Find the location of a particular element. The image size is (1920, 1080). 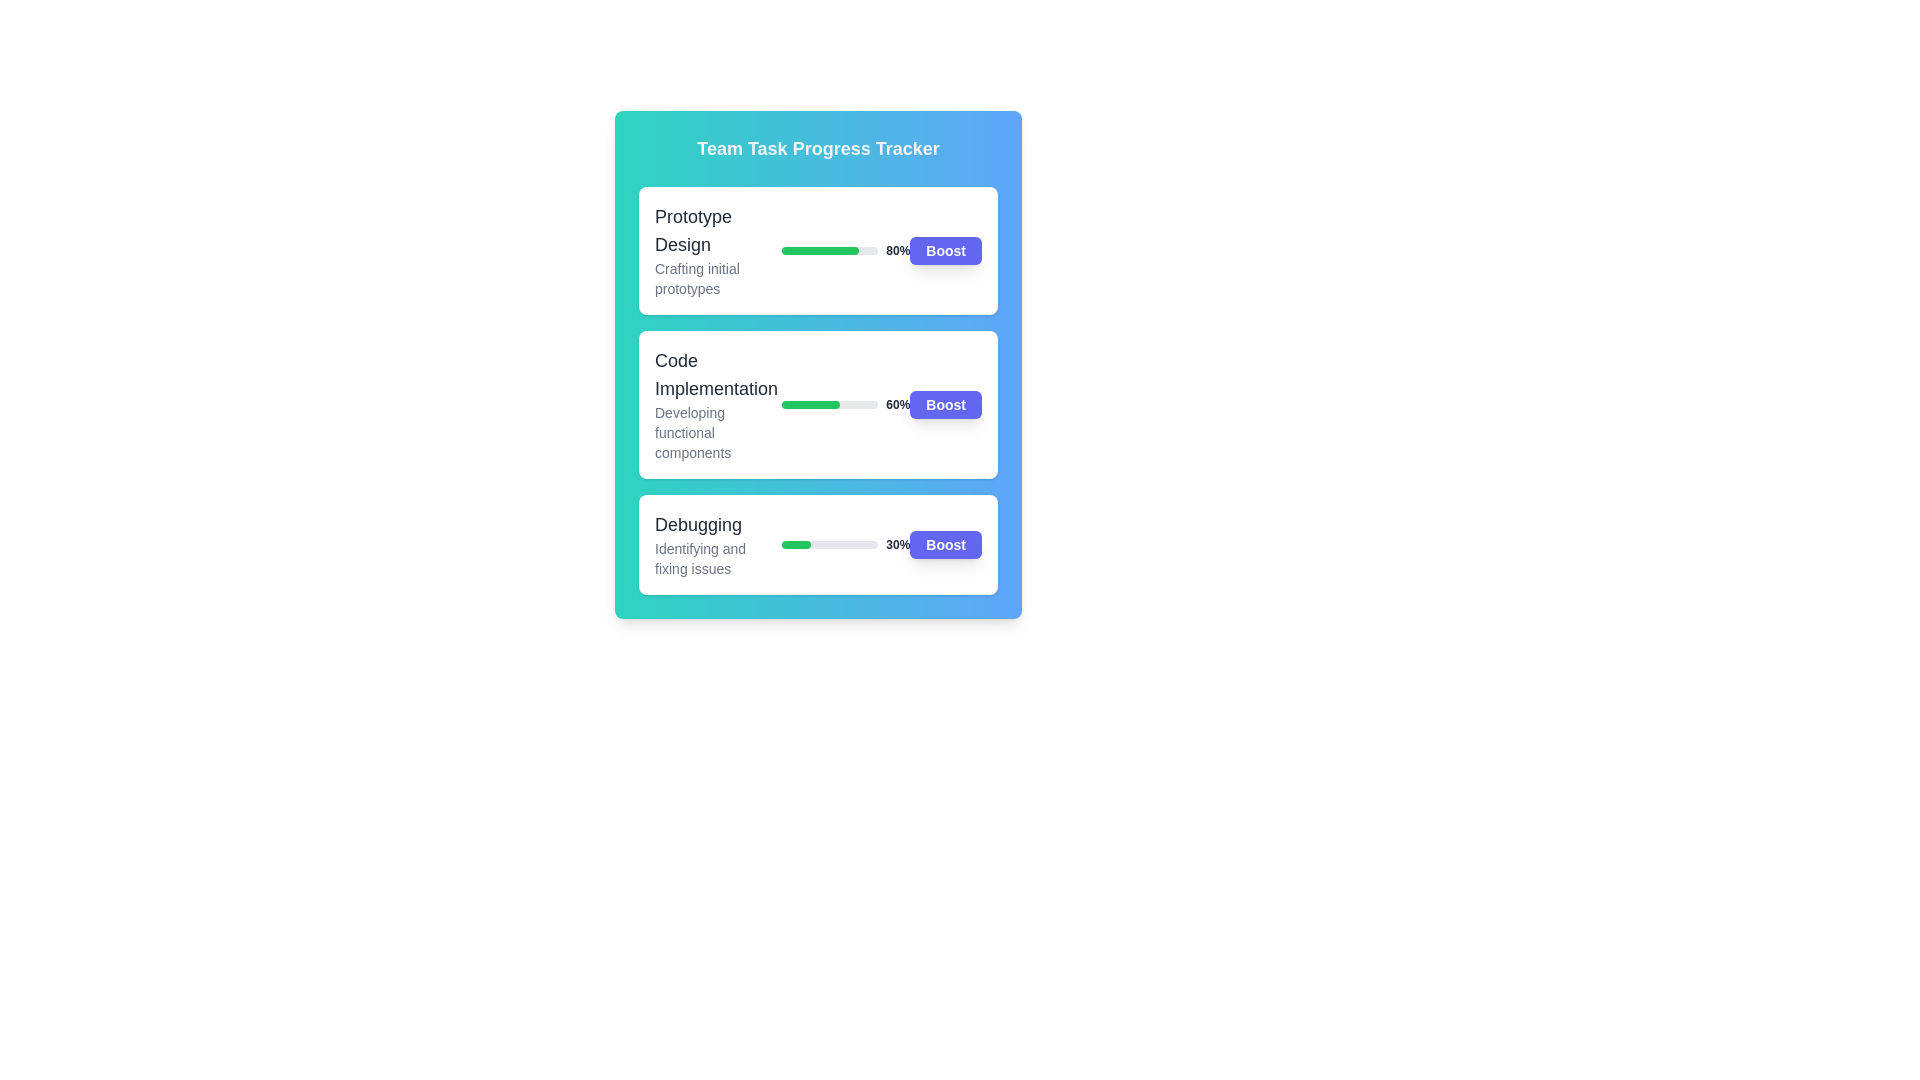

the text label that serves as the title for the 'Code Implementation' task section in the progress tracker, located directly above the text 'Developing functional components' is located at coordinates (718, 374).